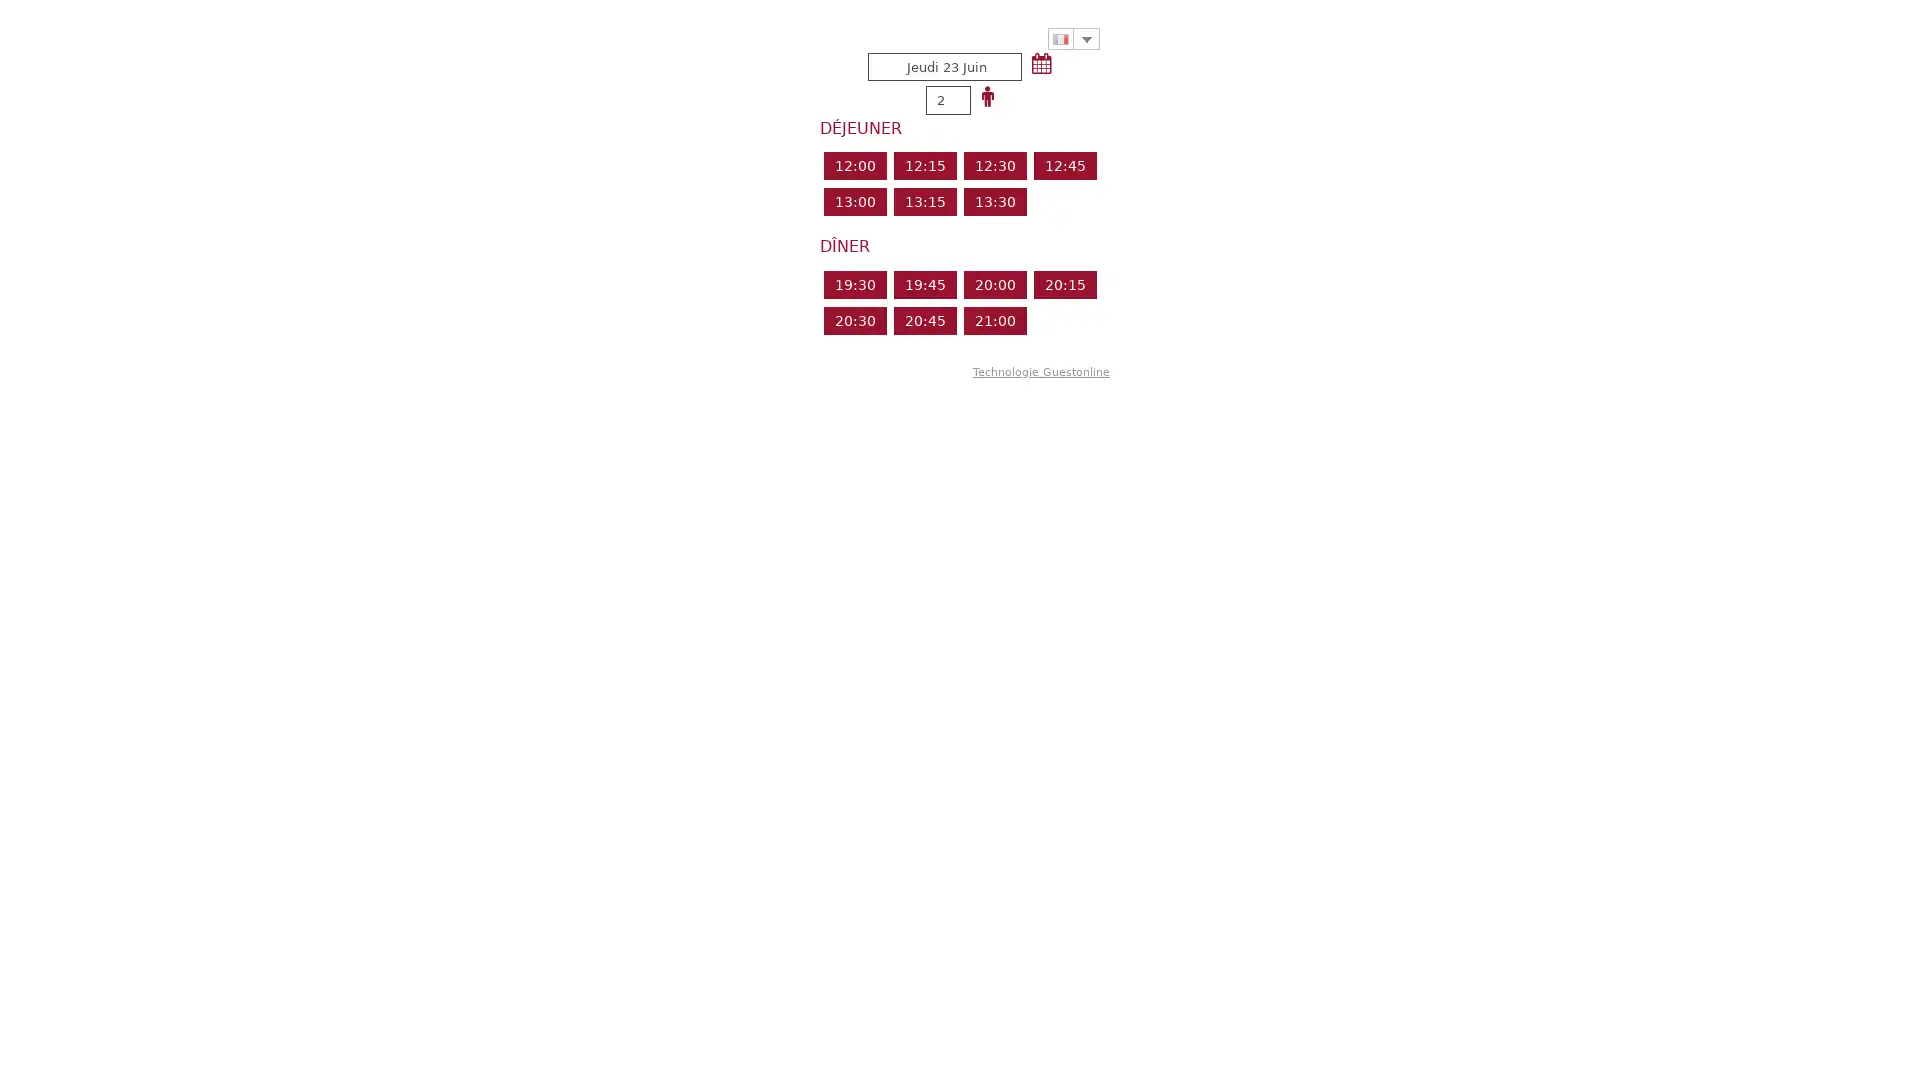 The height and width of the screenshot is (1080, 1920). I want to click on 20:00, so click(994, 284).